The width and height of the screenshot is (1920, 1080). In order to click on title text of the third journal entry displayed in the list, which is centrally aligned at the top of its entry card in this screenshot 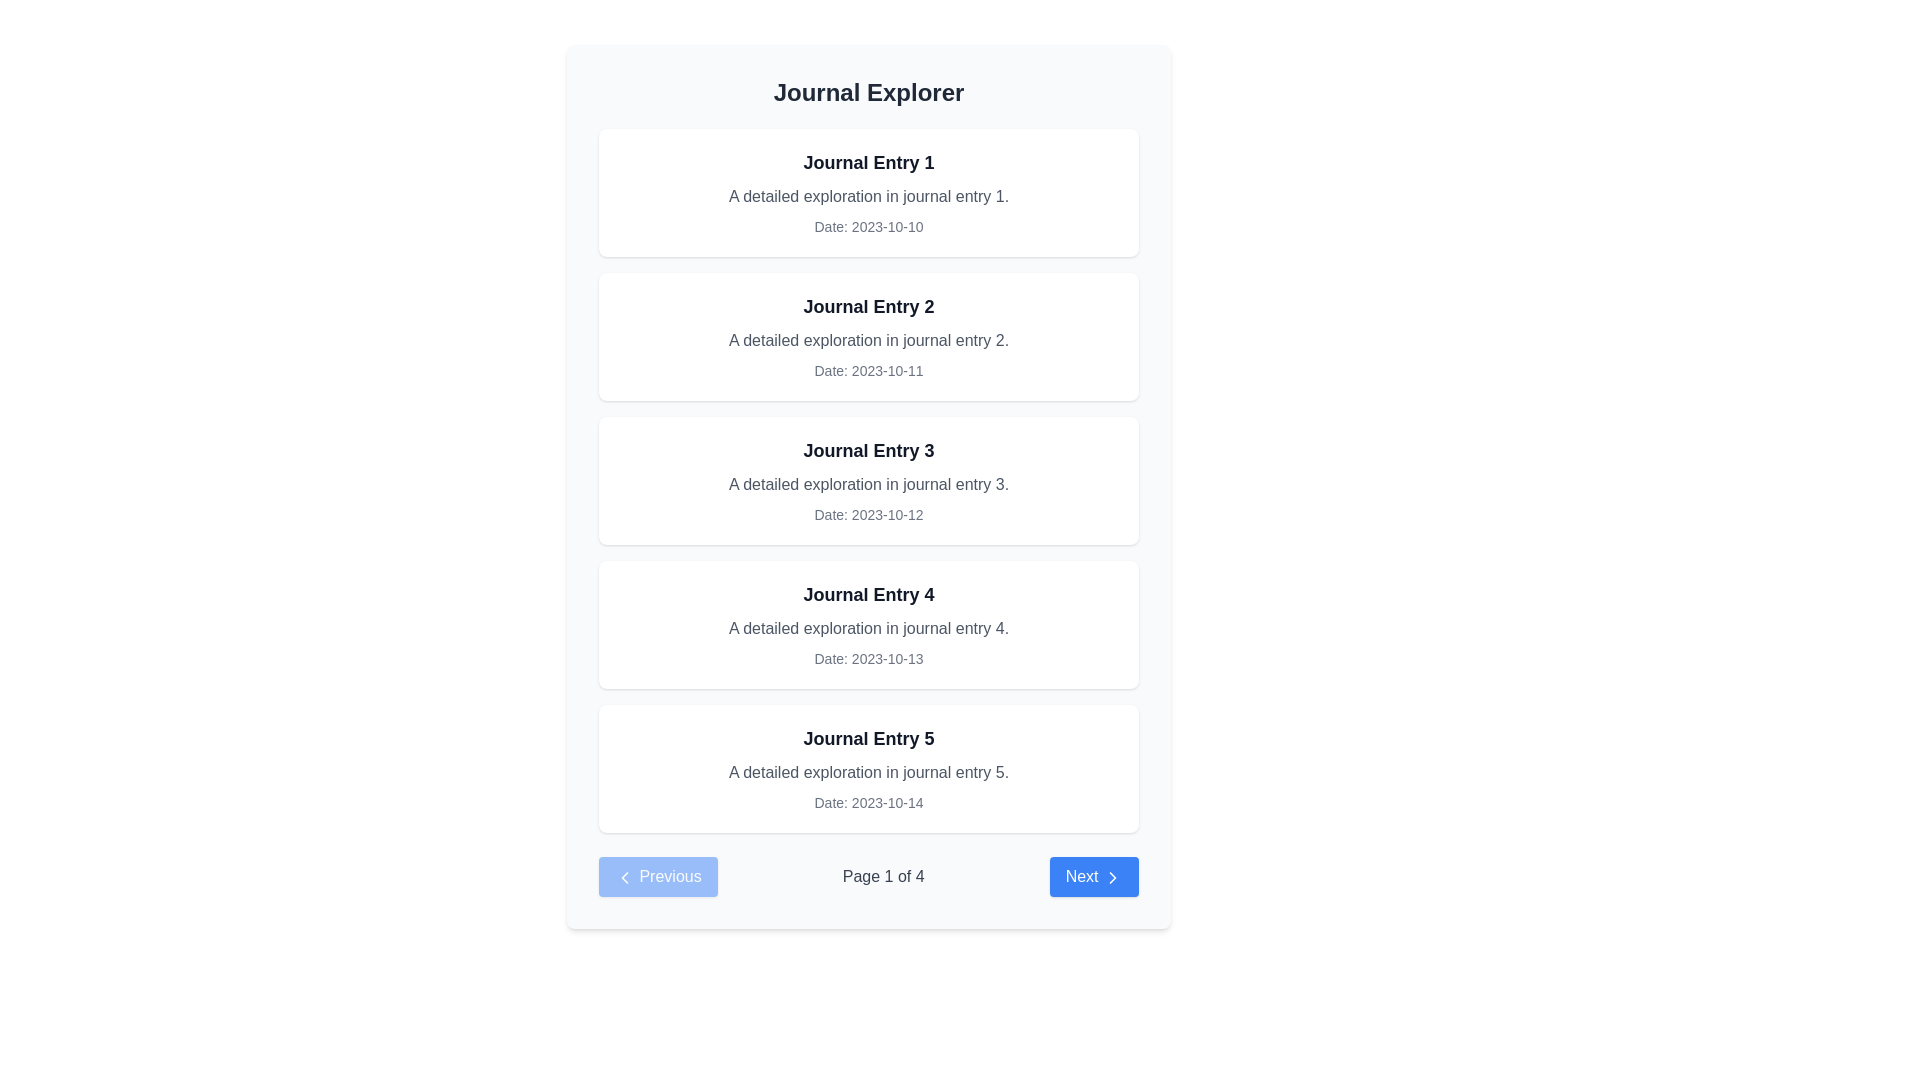, I will do `click(868, 451)`.